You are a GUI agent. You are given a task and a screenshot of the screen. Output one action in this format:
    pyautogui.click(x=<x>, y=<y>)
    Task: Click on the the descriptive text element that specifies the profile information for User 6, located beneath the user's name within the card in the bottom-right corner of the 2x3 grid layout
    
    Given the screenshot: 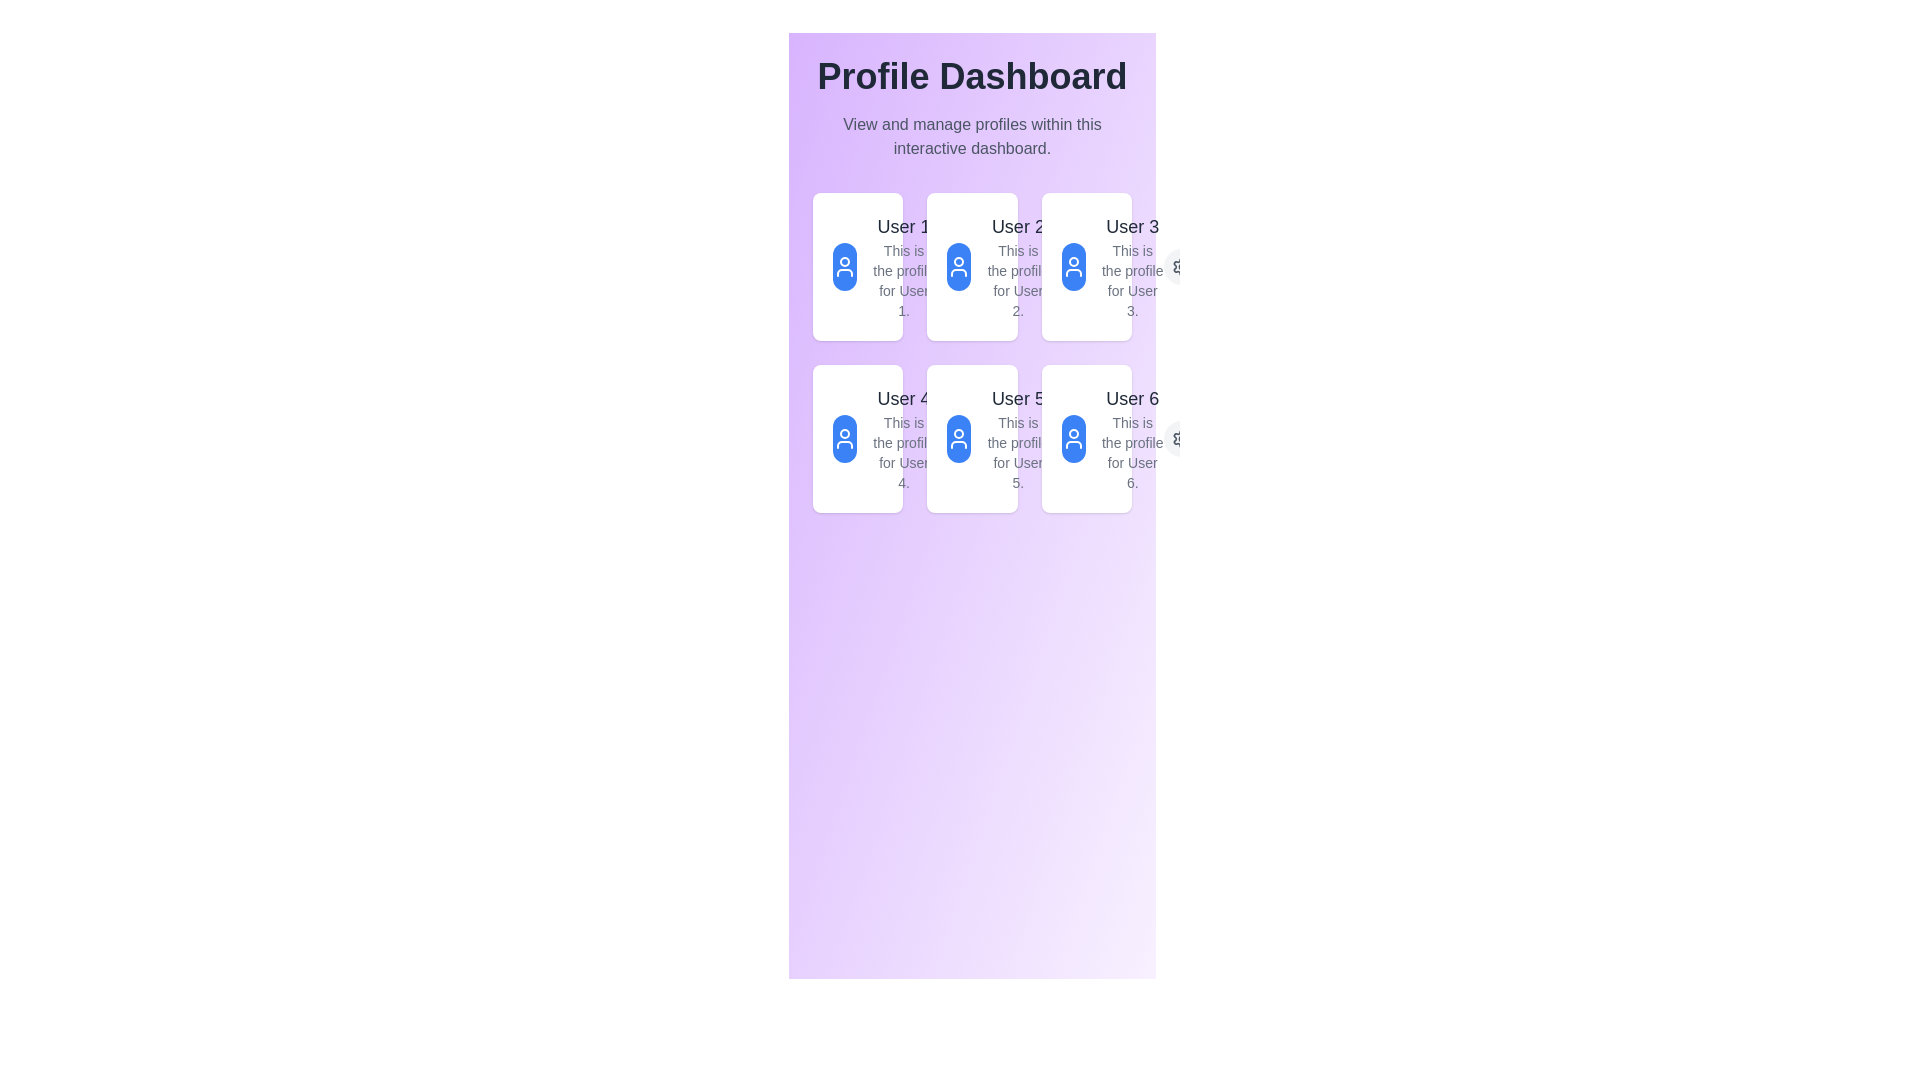 What is the action you would take?
    pyautogui.click(x=1132, y=452)
    